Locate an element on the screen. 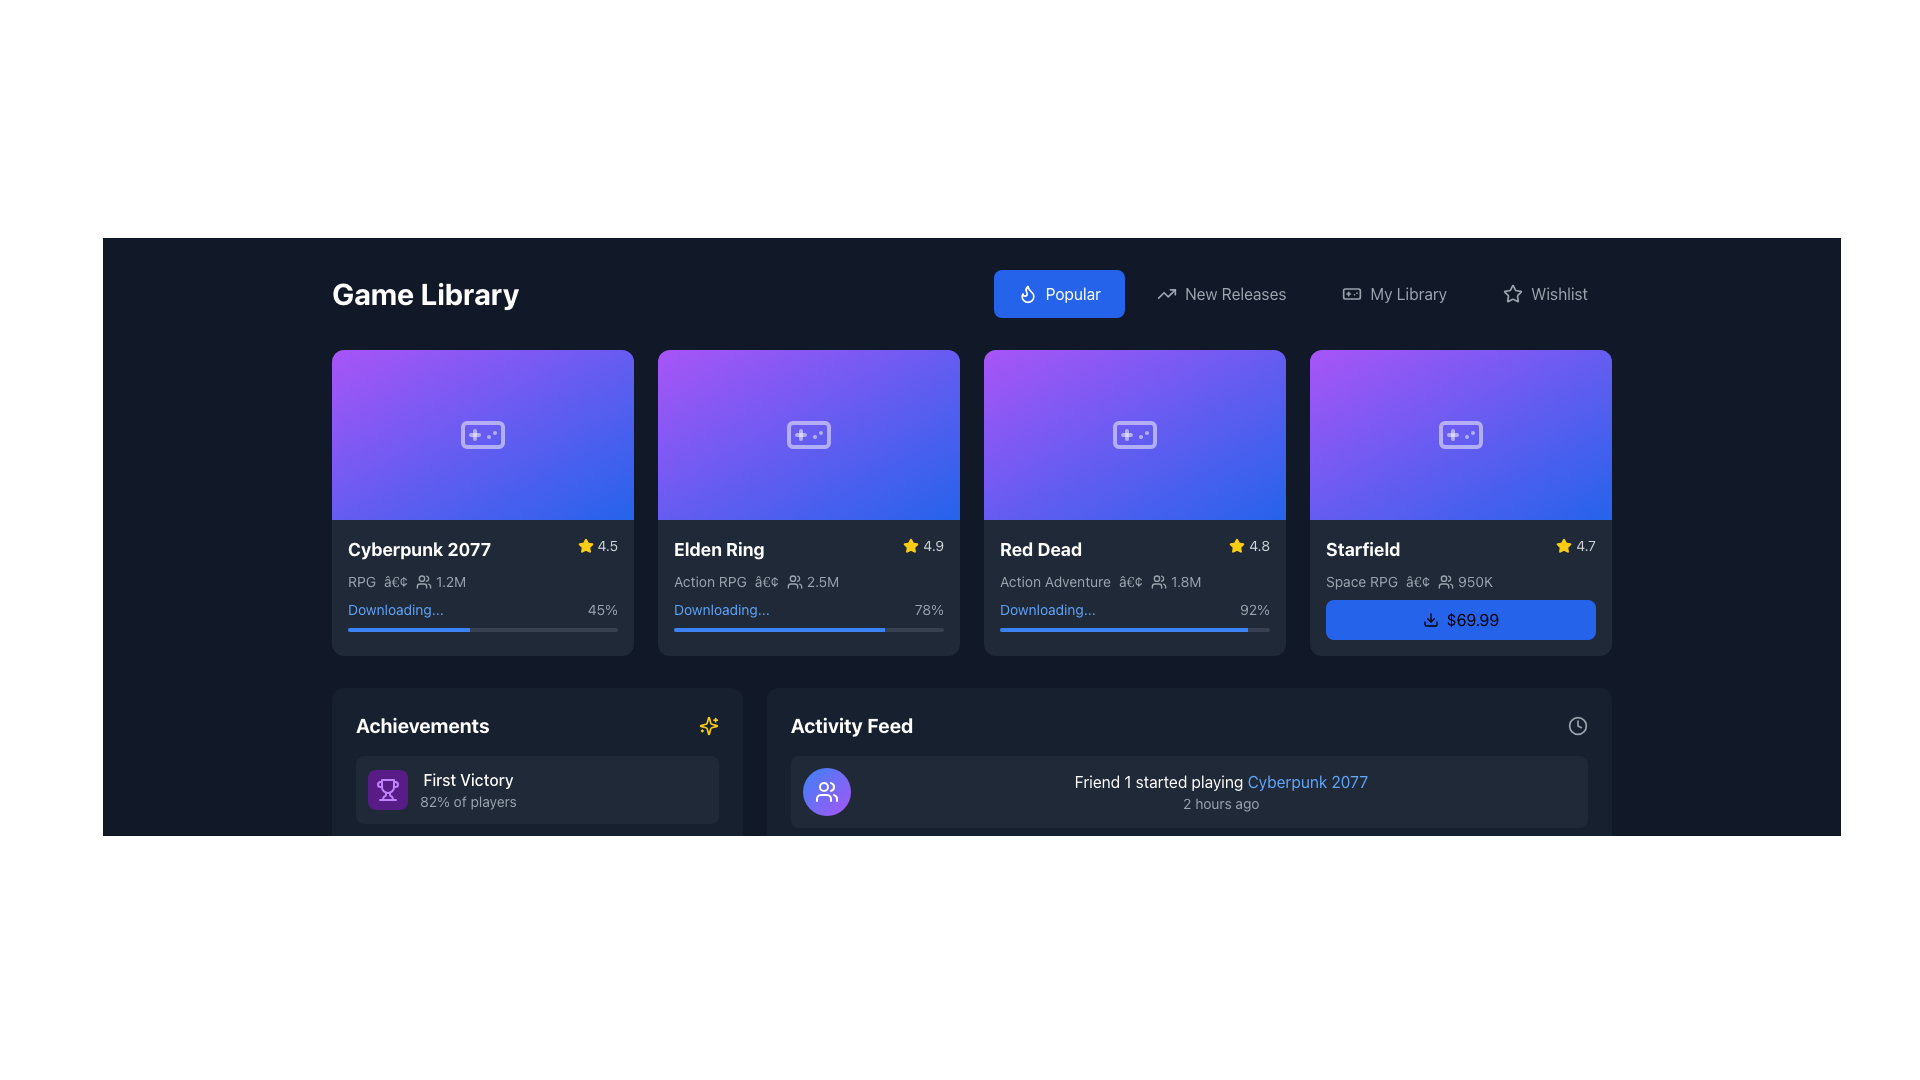 Image resolution: width=1920 pixels, height=1080 pixels. percentage of players who have achieved the 'First Victory' milestone, indicated by the text located in the bottom portion of the 'First Victory' achievement box, which is the second text element under its header is located at coordinates (467, 800).